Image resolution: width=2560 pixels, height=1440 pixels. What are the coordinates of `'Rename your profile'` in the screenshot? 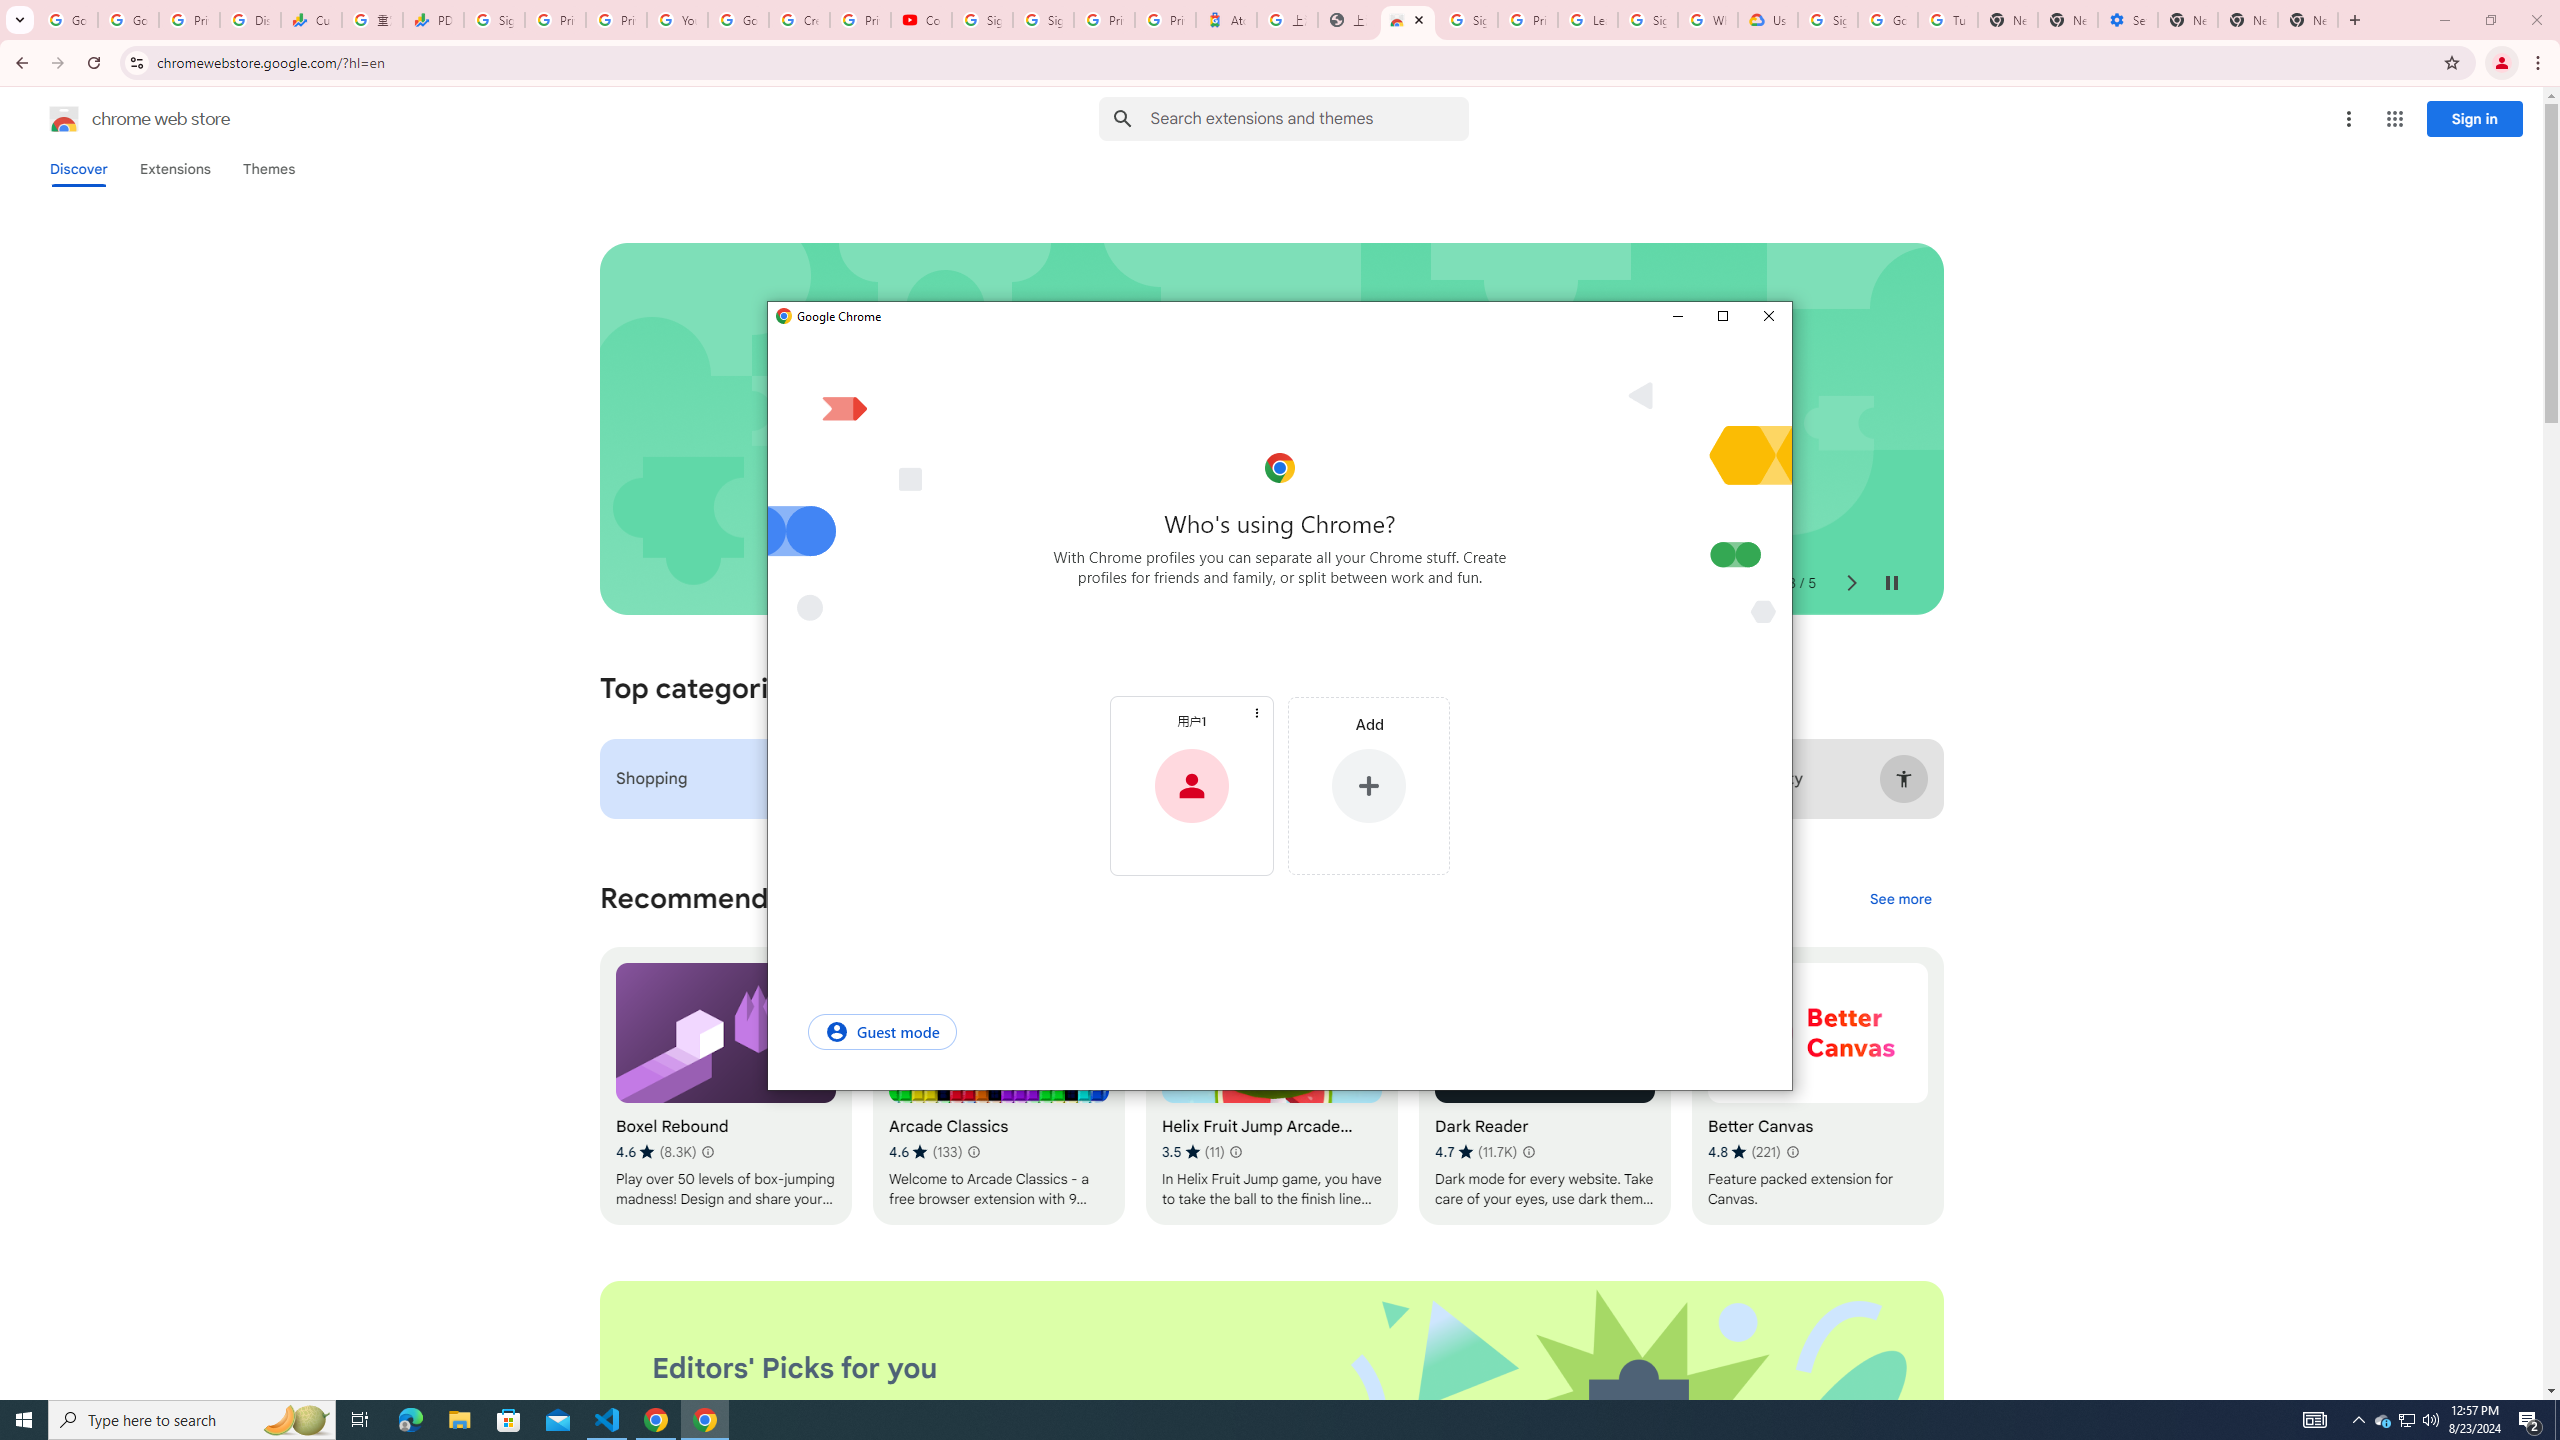 It's located at (1190, 720).